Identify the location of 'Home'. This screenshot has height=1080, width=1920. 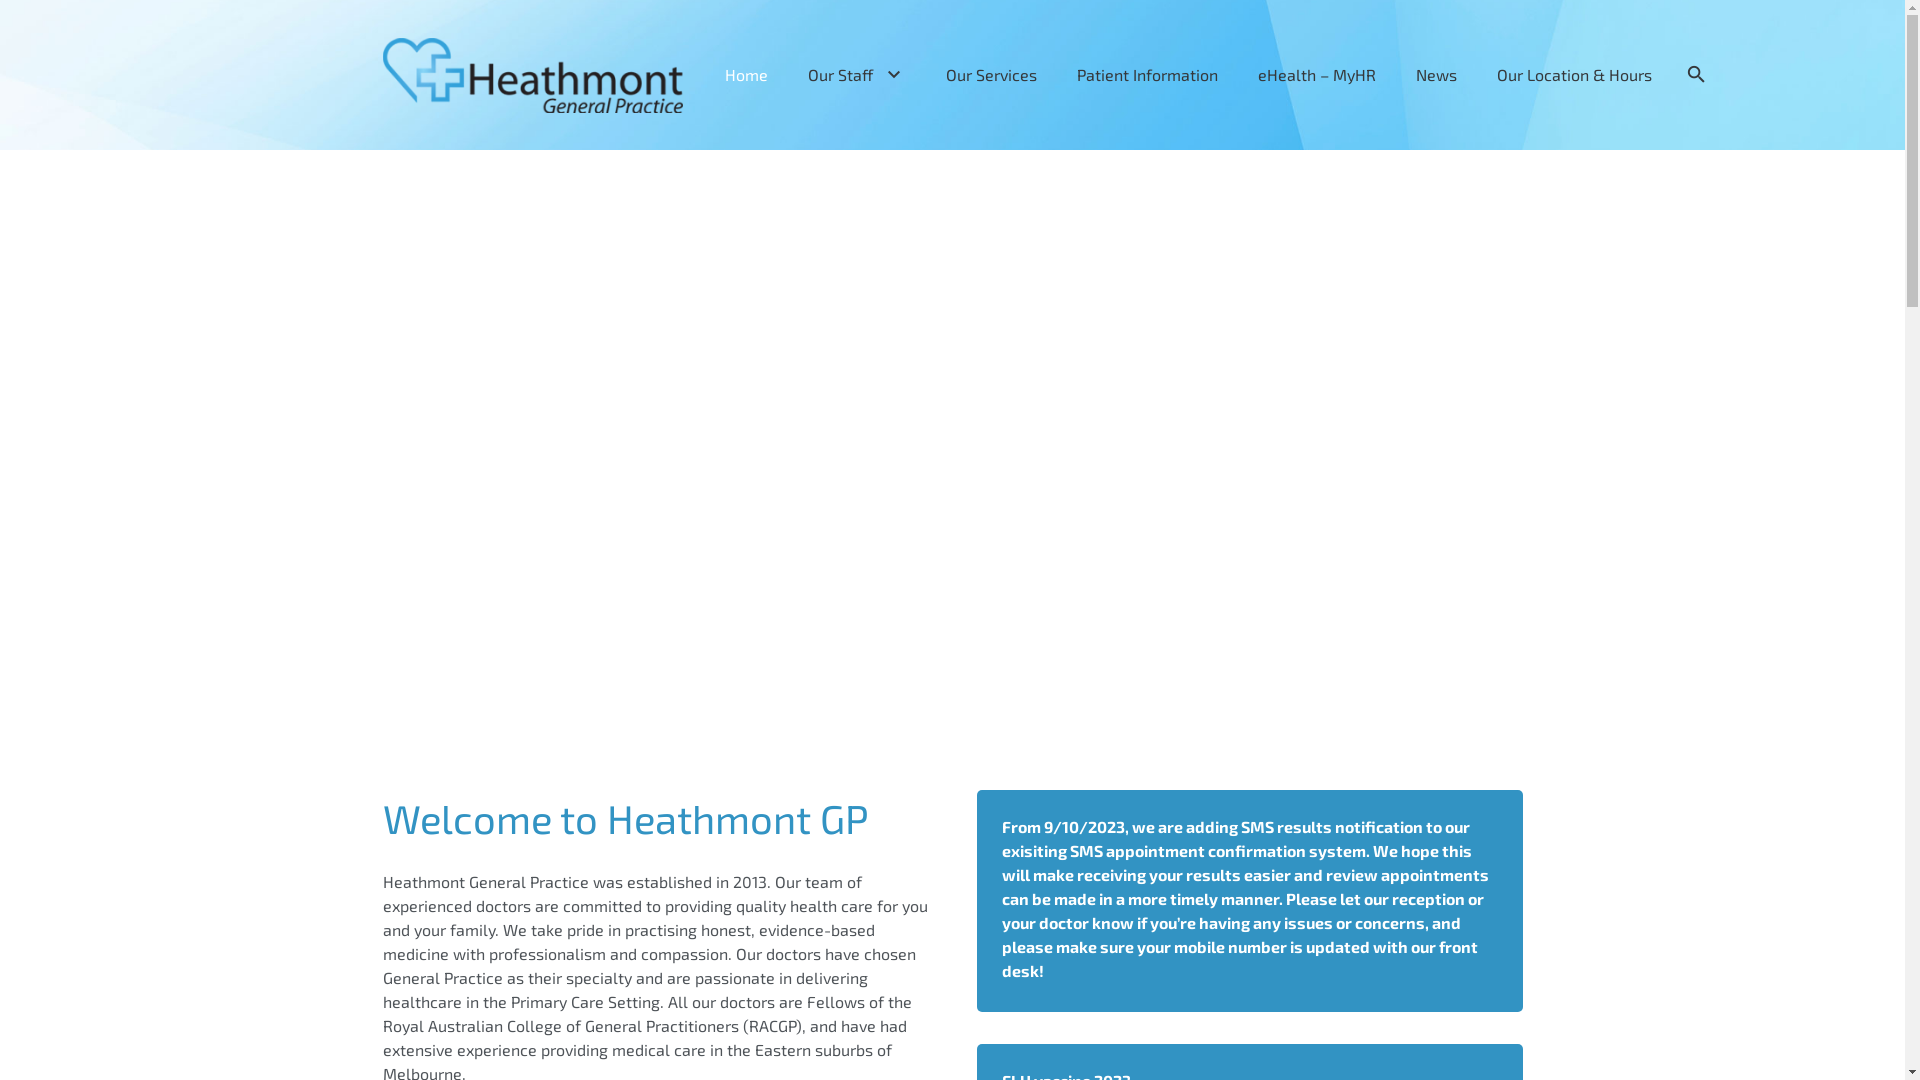
(705, 73).